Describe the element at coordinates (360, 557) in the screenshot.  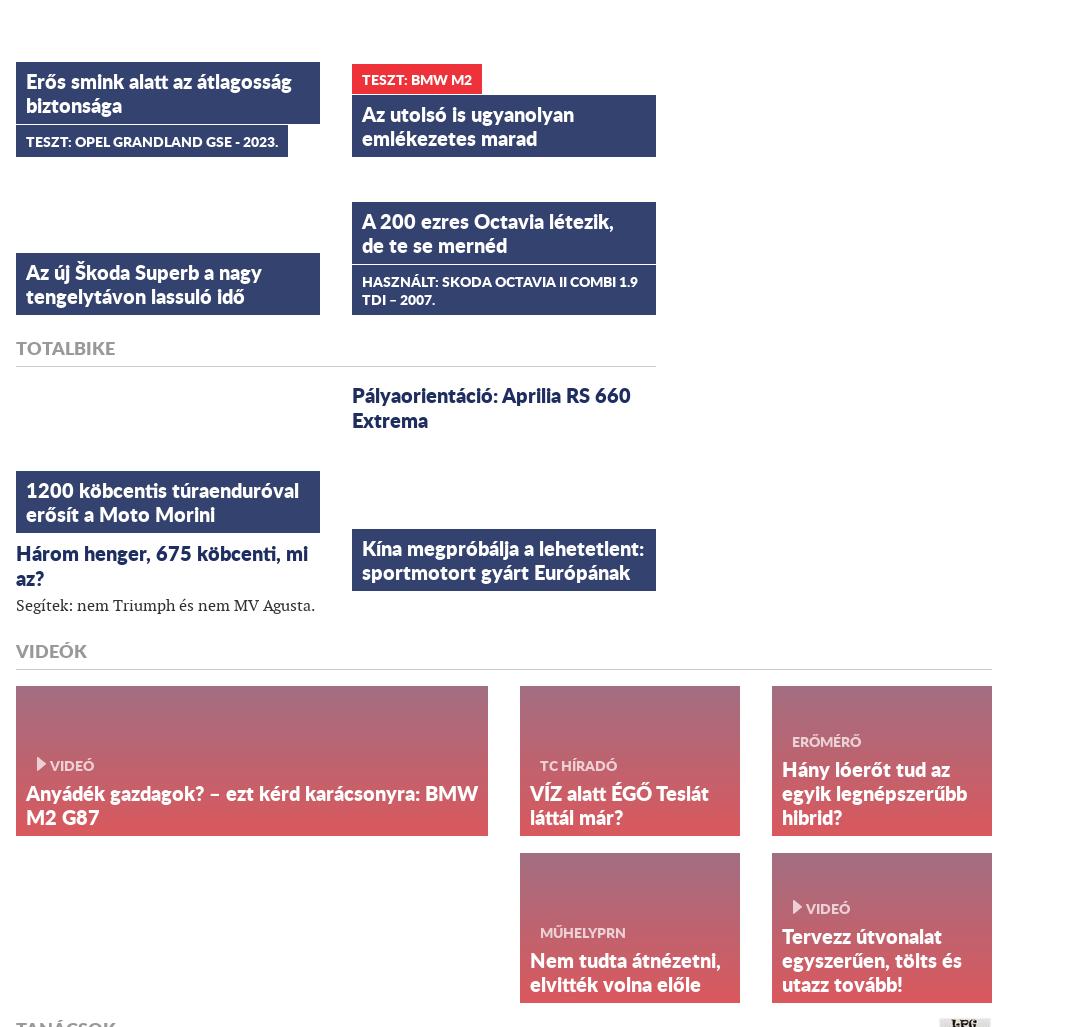
I see `'Kína megpróbálja a lehetetlent: sportmotort gyárt Európának'` at that location.